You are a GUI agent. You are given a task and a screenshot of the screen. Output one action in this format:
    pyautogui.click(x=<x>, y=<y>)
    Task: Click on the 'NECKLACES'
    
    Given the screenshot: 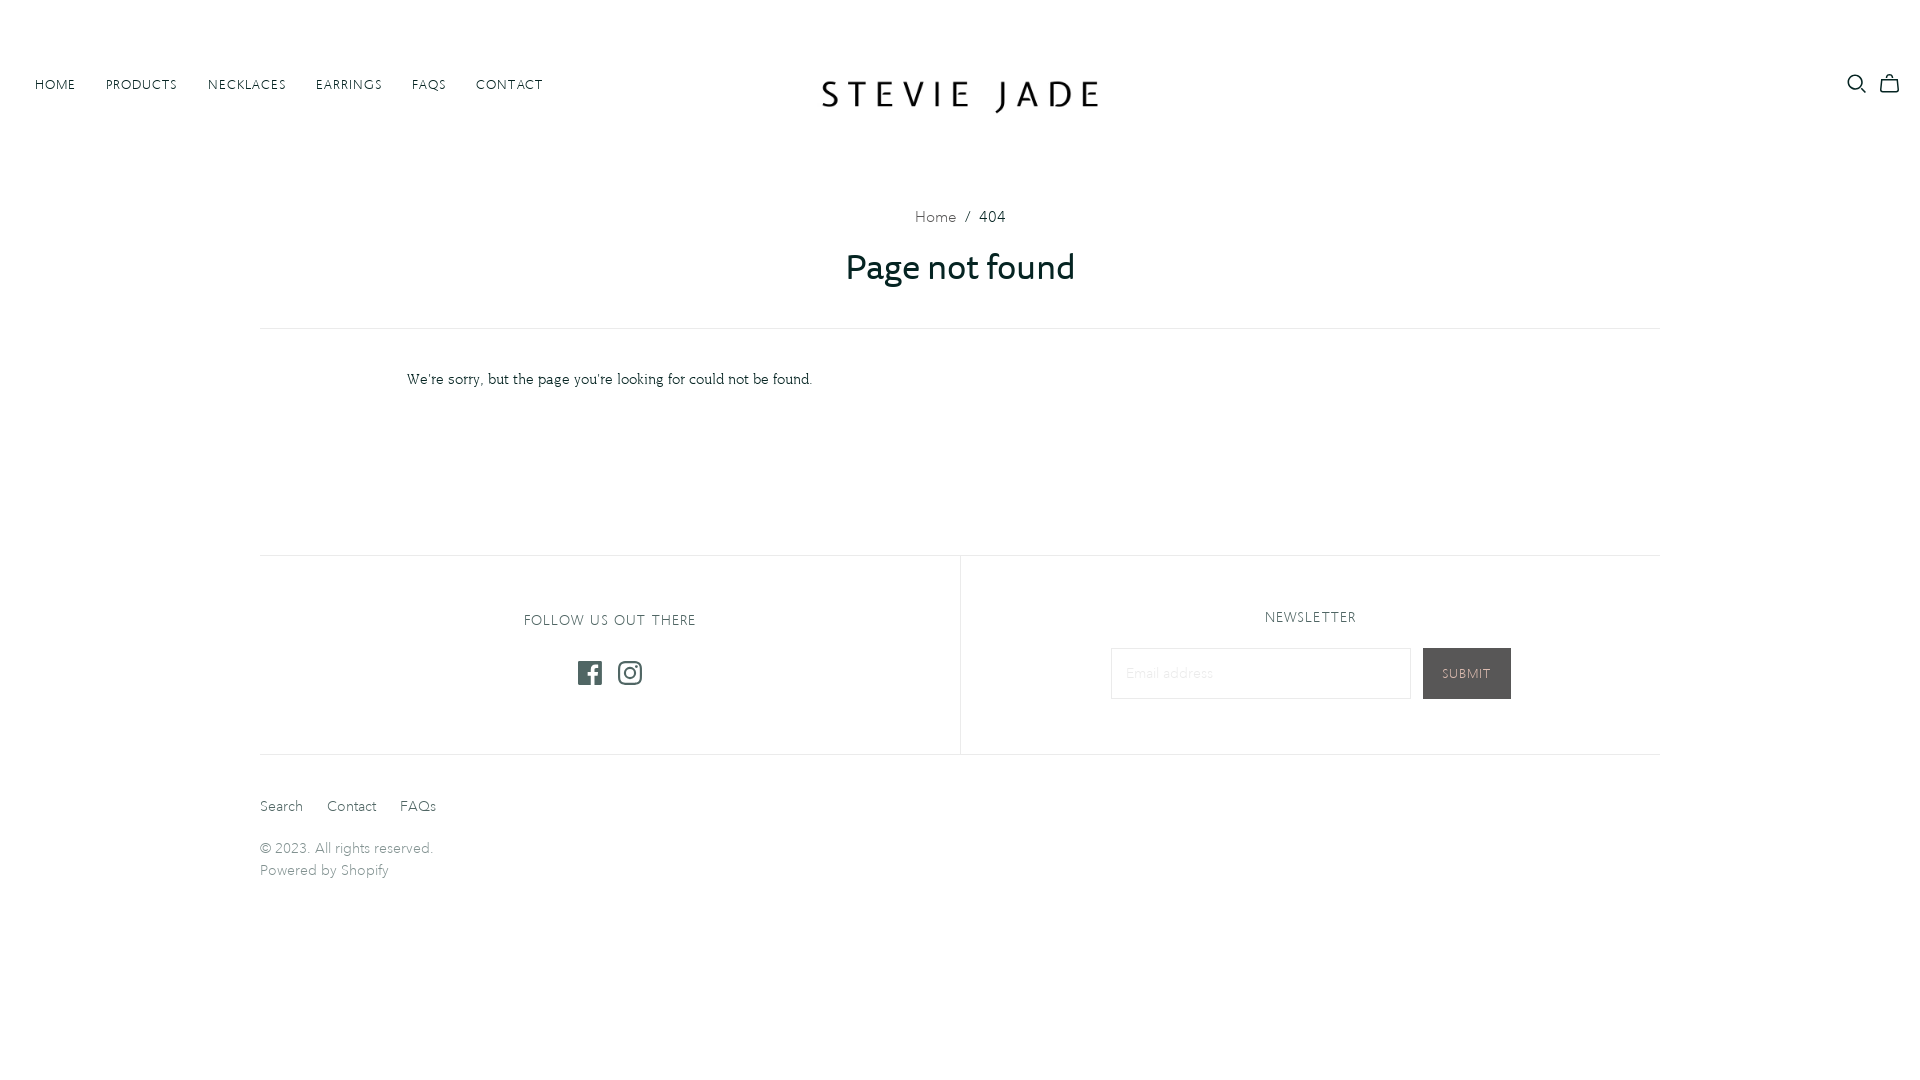 What is the action you would take?
    pyautogui.click(x=192, y=83)
    